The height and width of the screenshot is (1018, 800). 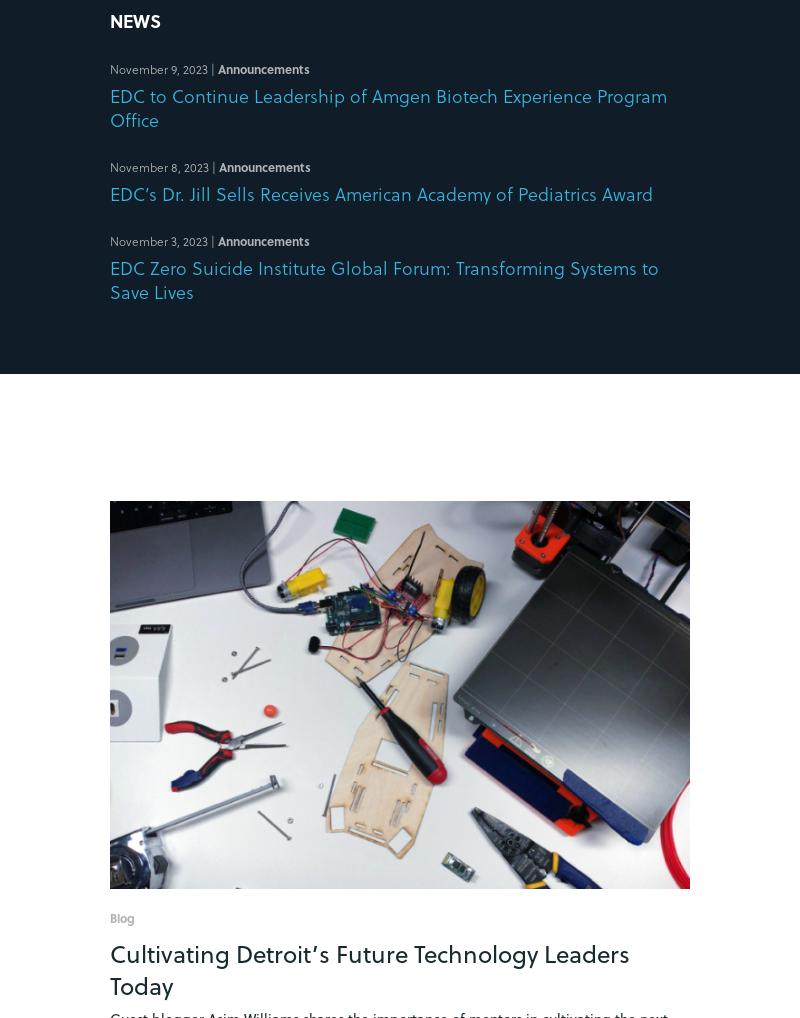 I want to click on 'News', so click(x=135, y=22).